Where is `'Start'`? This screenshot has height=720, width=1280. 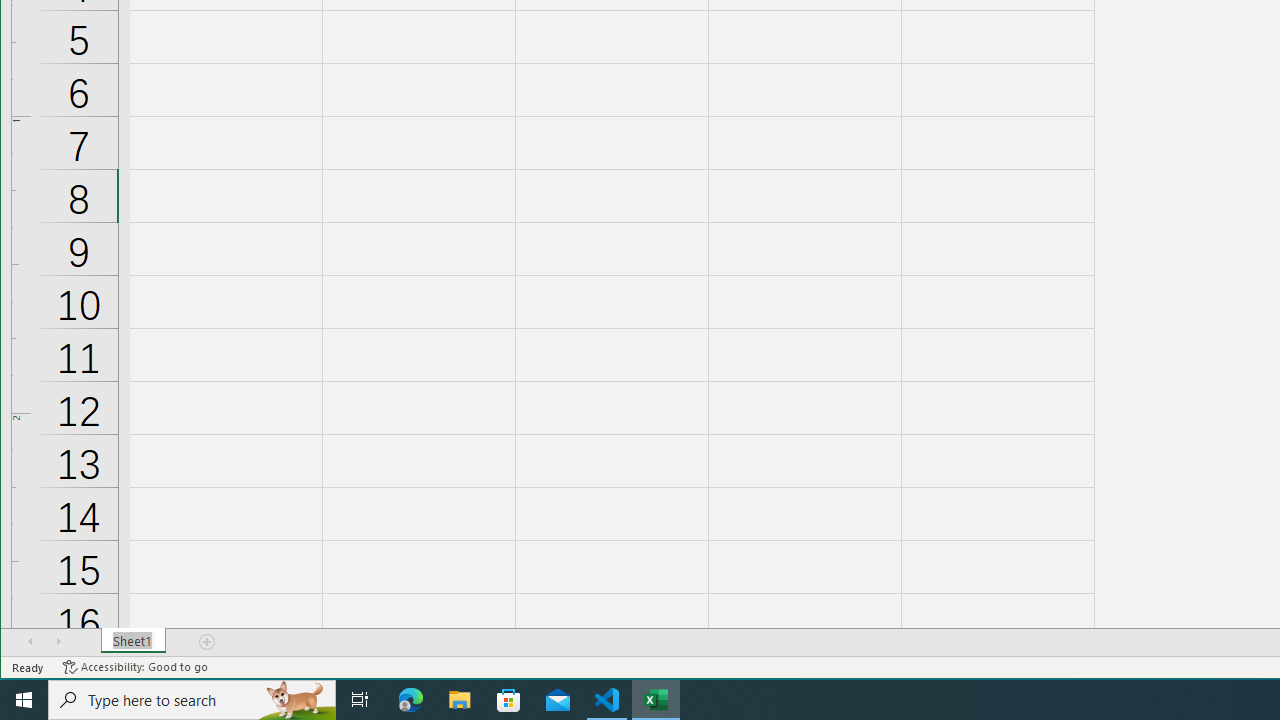
'Start' is located at coordinates (24, 698).